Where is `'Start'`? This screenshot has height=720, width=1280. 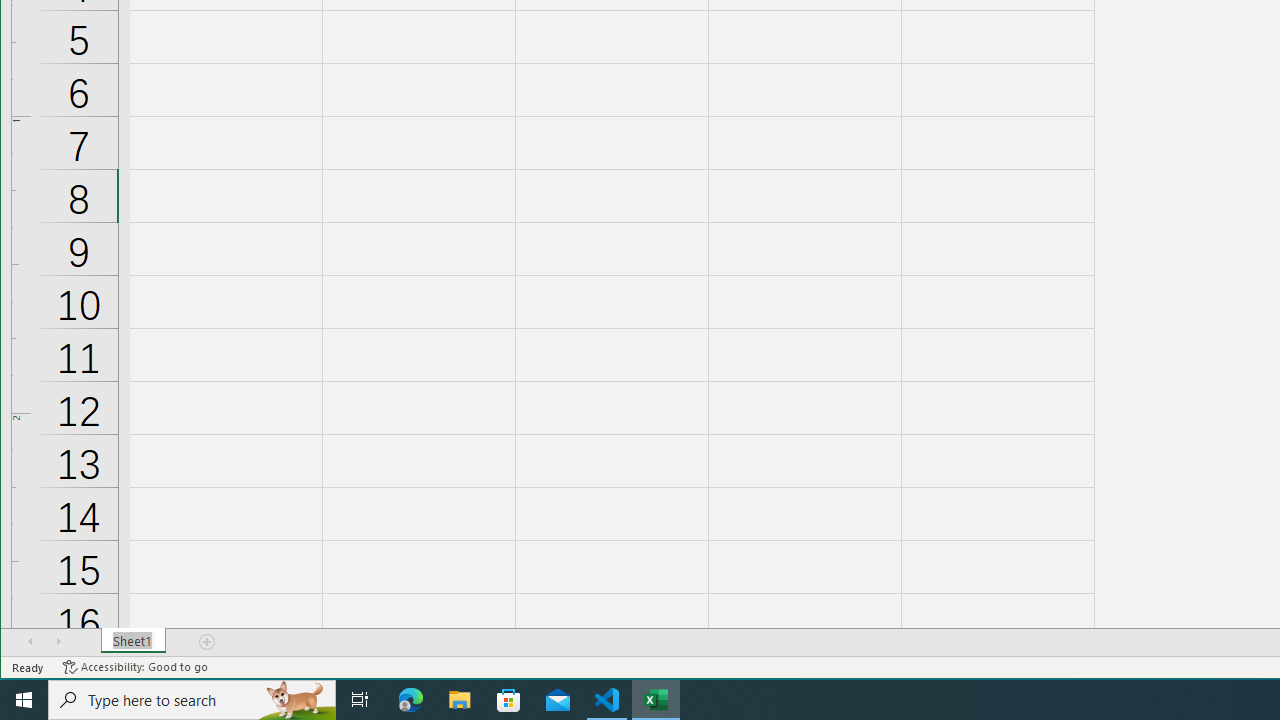
'Start' is located at coordinates (24, 698).